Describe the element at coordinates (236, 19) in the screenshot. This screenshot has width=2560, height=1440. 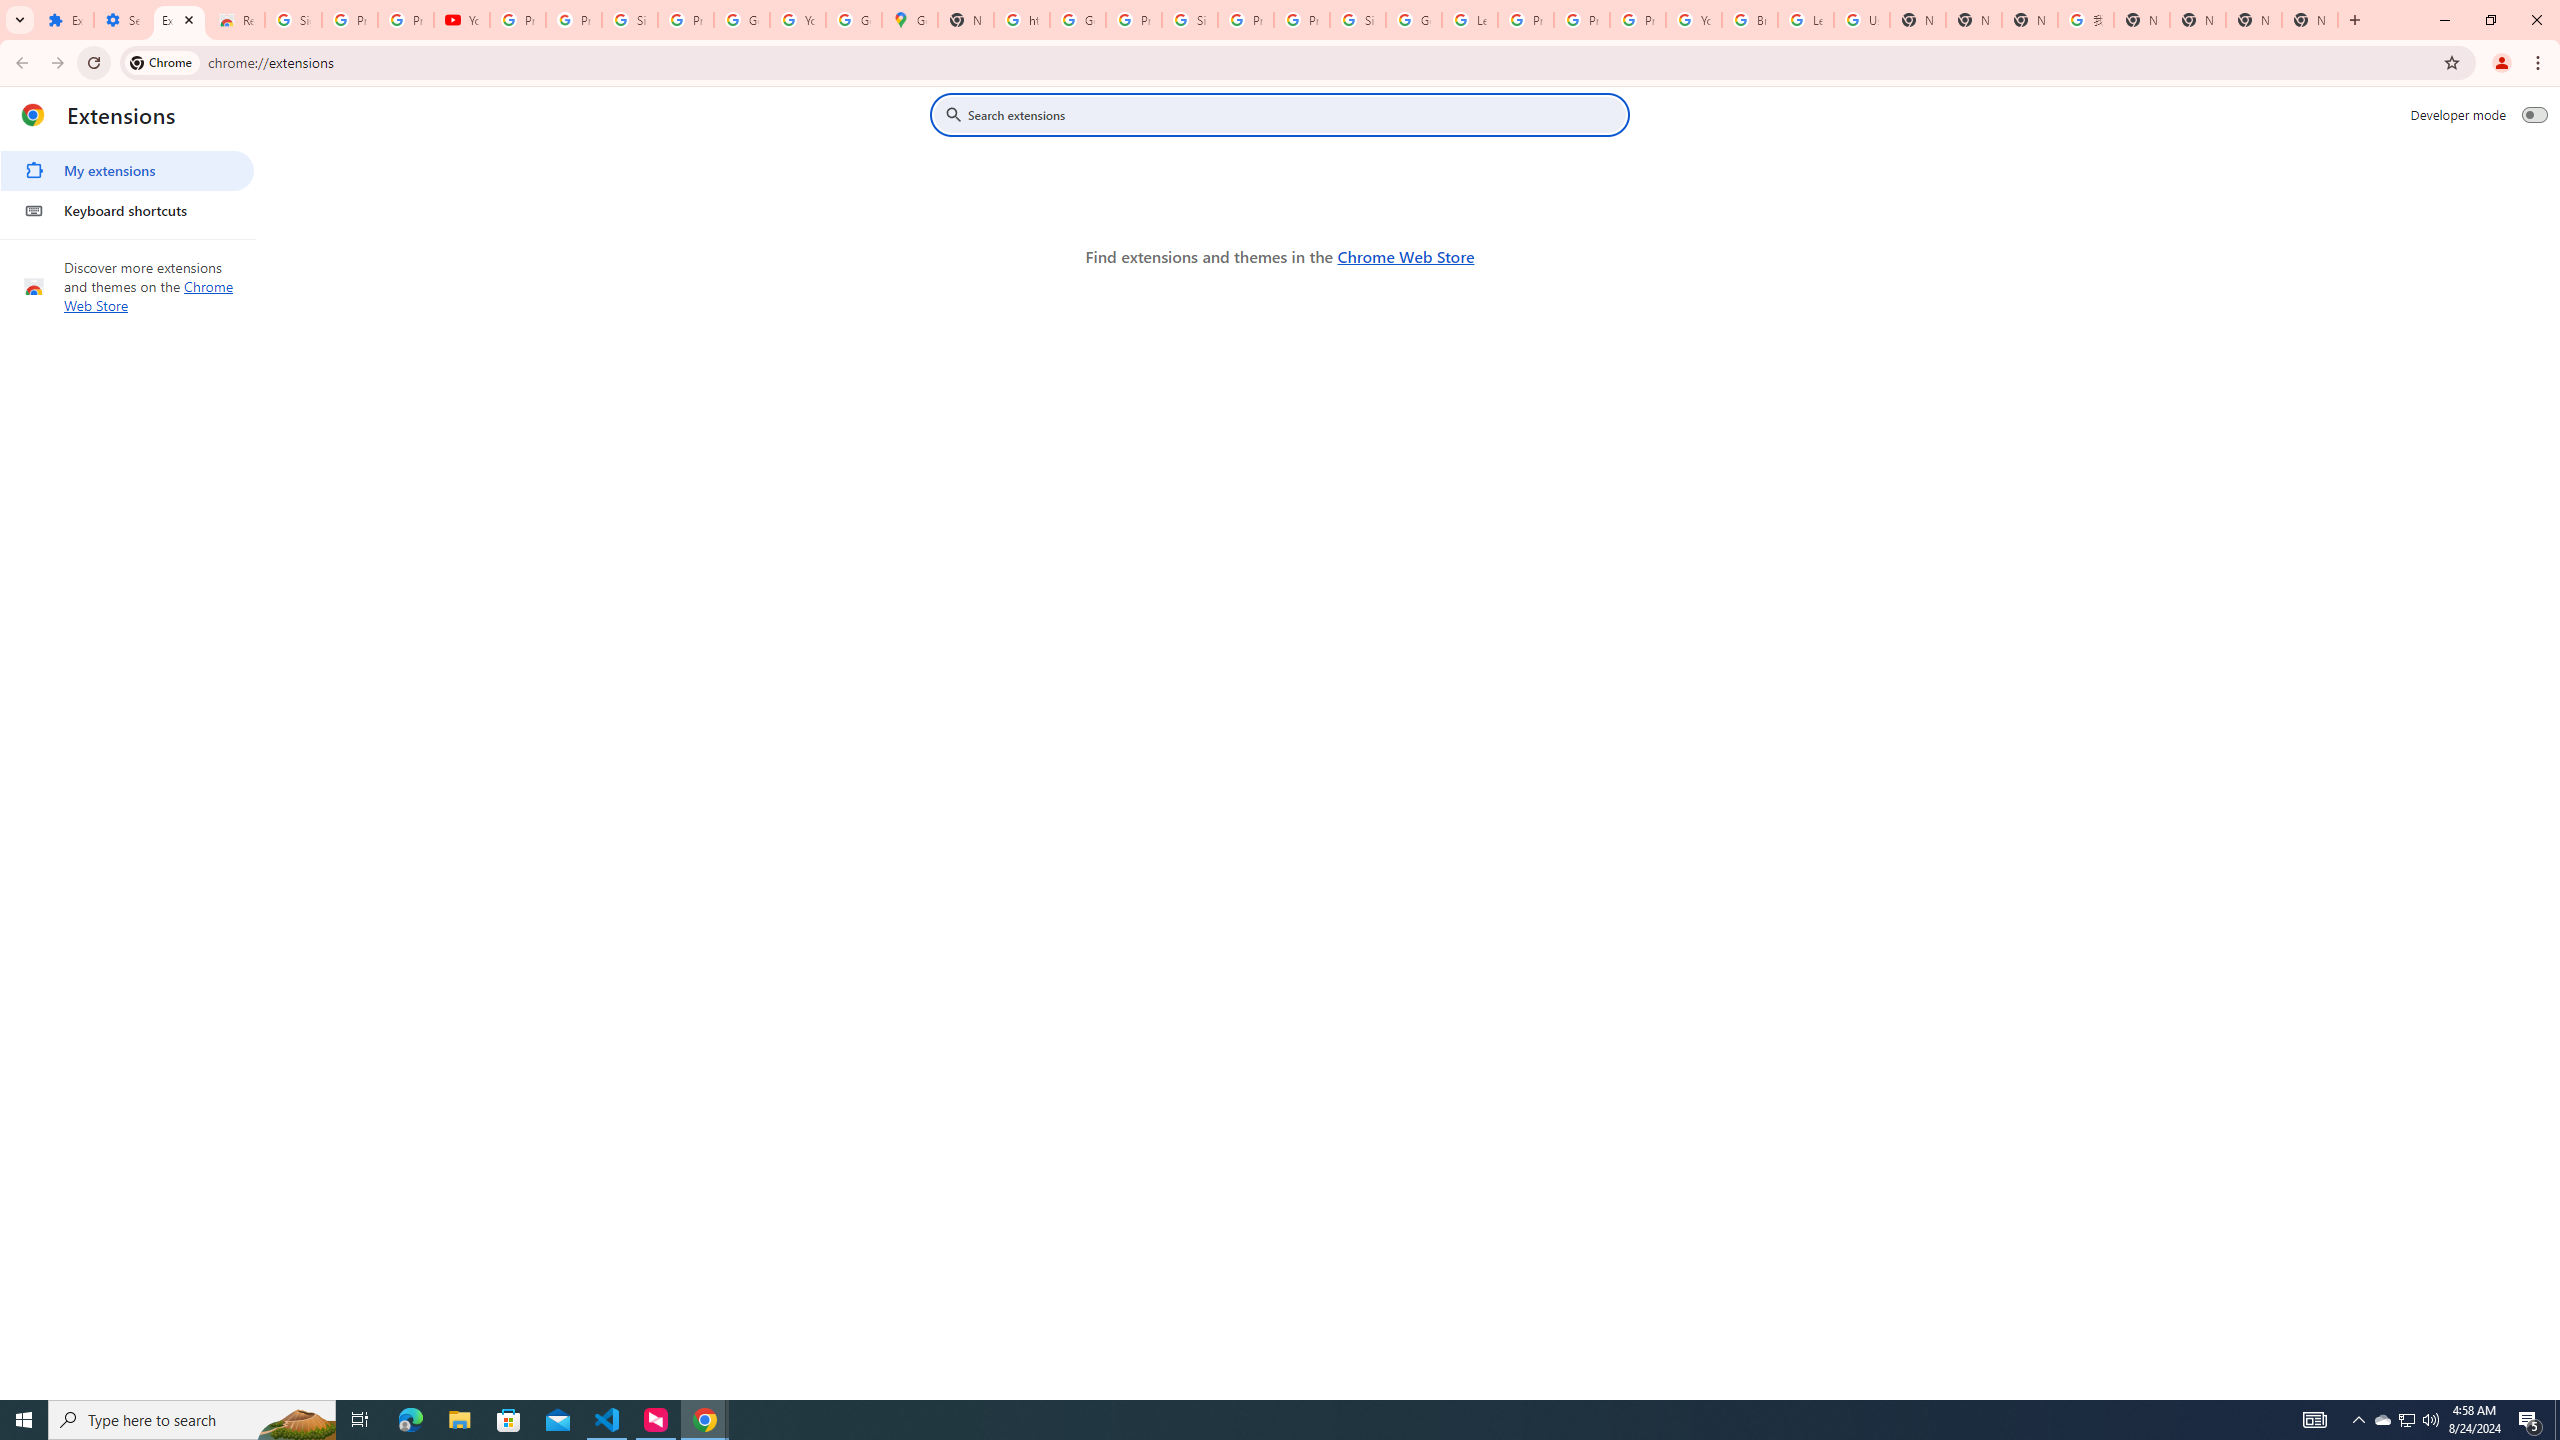
I see `'Reviews: Helix Fruit Jump Arcade Game'` at that location.